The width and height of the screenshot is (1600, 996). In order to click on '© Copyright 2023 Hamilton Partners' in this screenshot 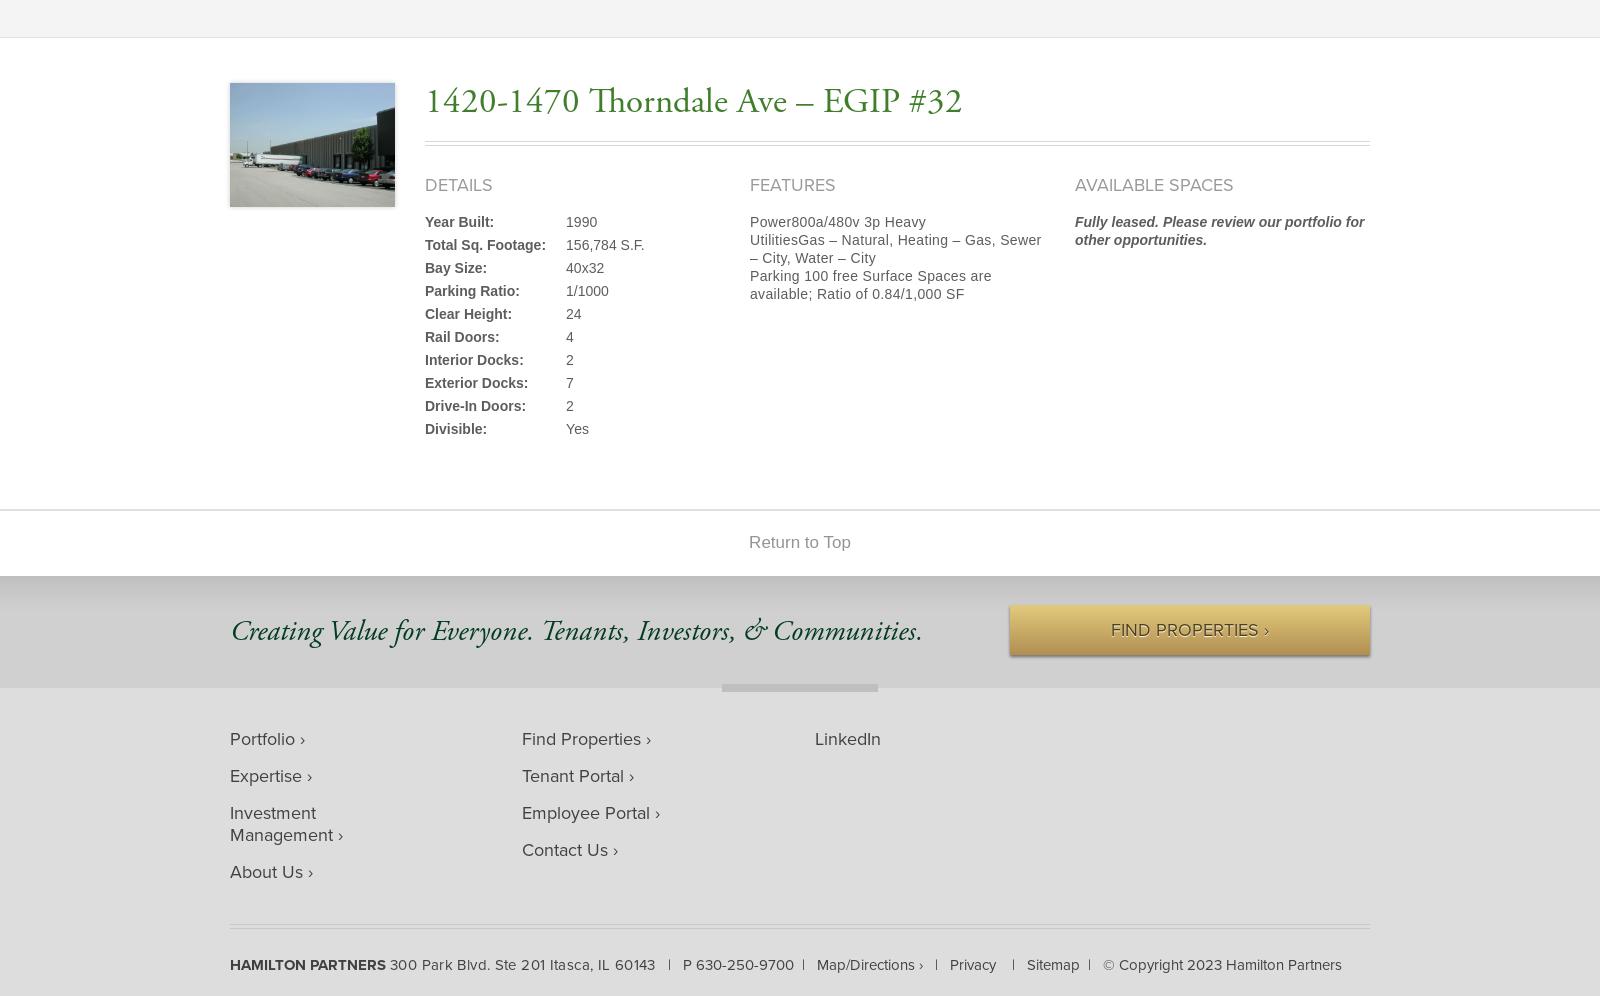, I will do `click(1220, 963)`.